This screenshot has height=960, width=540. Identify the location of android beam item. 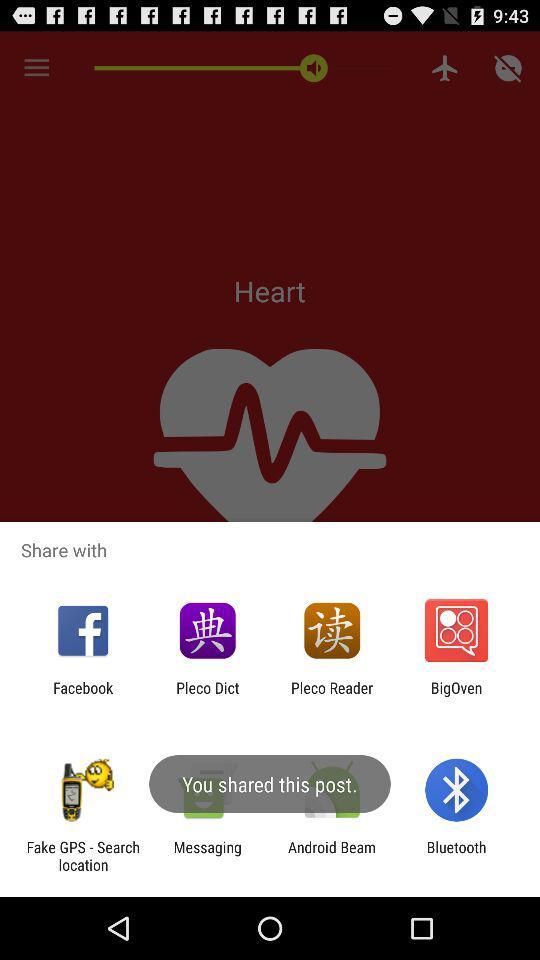
(332, 855).